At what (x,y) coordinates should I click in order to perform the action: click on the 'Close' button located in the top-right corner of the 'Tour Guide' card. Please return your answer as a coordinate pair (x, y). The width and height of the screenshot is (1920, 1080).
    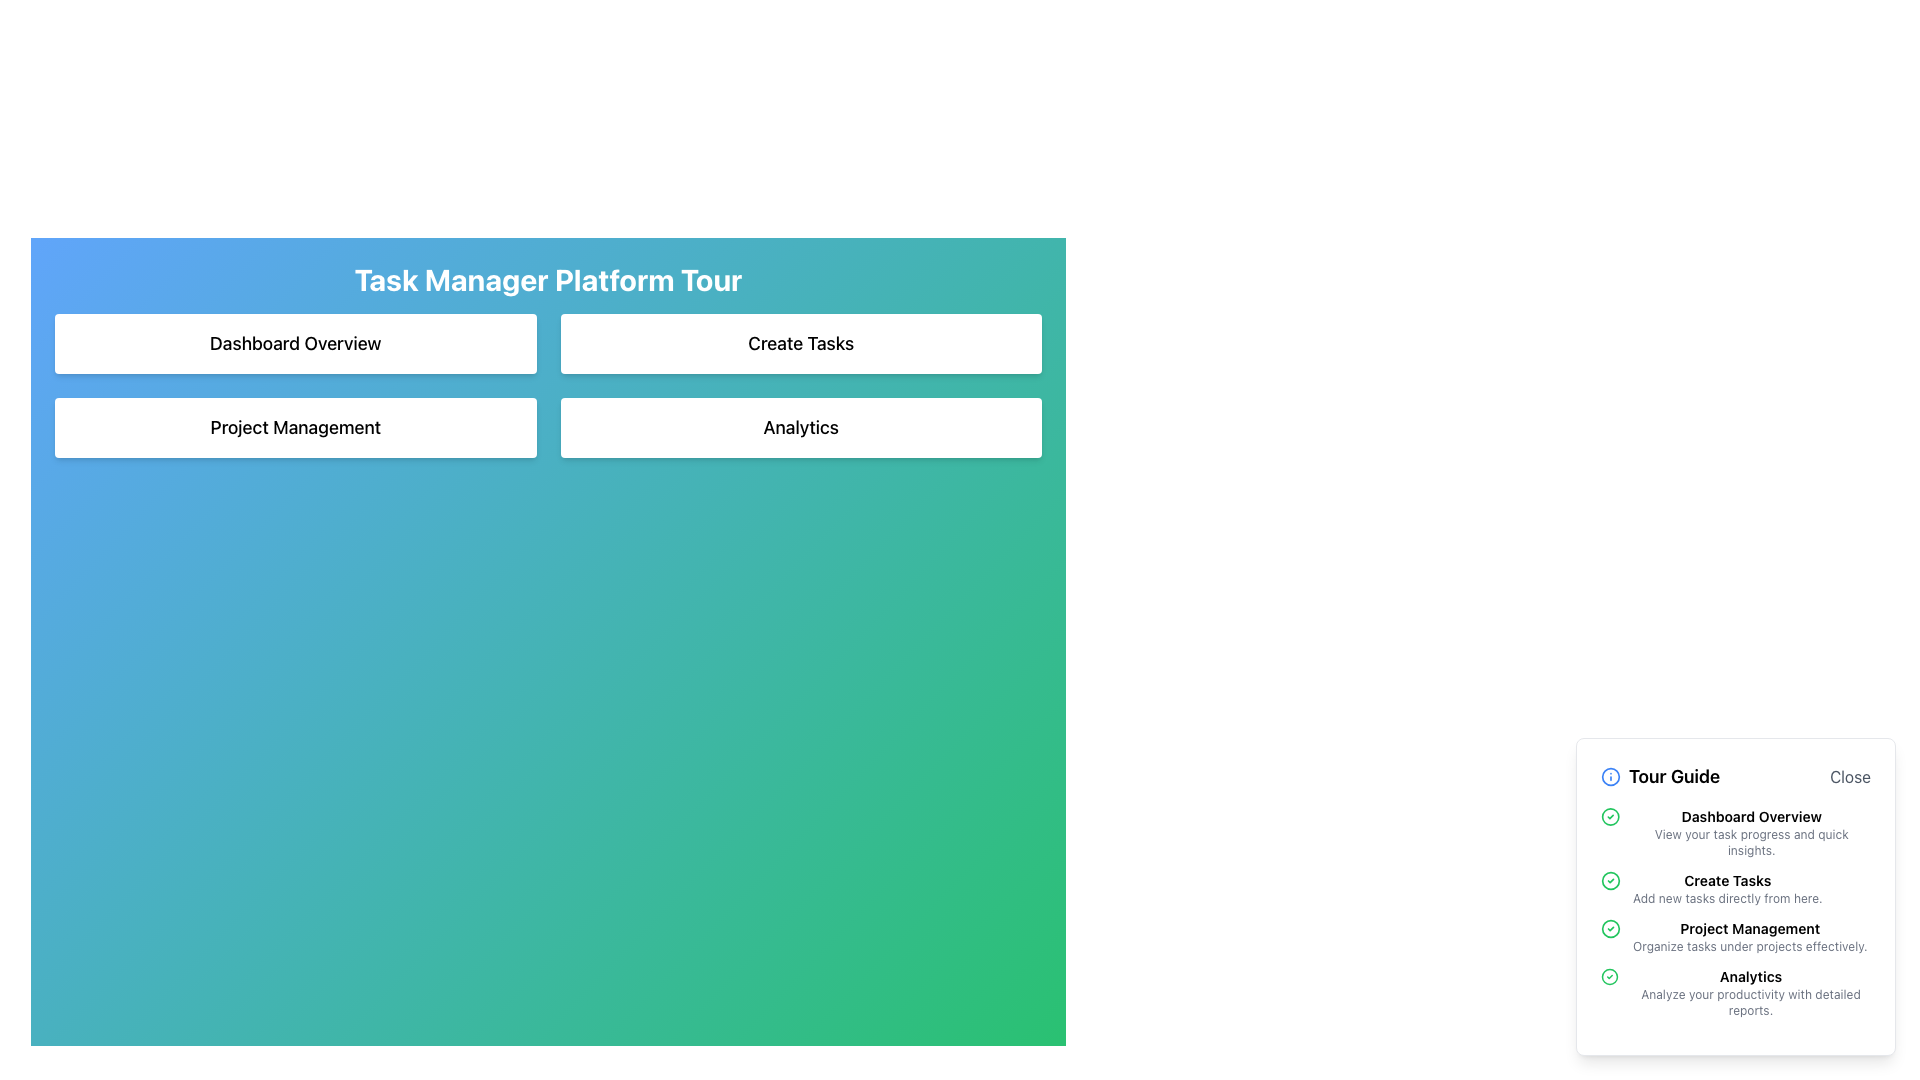
    Looking at the image, I should click on (1849, 775).